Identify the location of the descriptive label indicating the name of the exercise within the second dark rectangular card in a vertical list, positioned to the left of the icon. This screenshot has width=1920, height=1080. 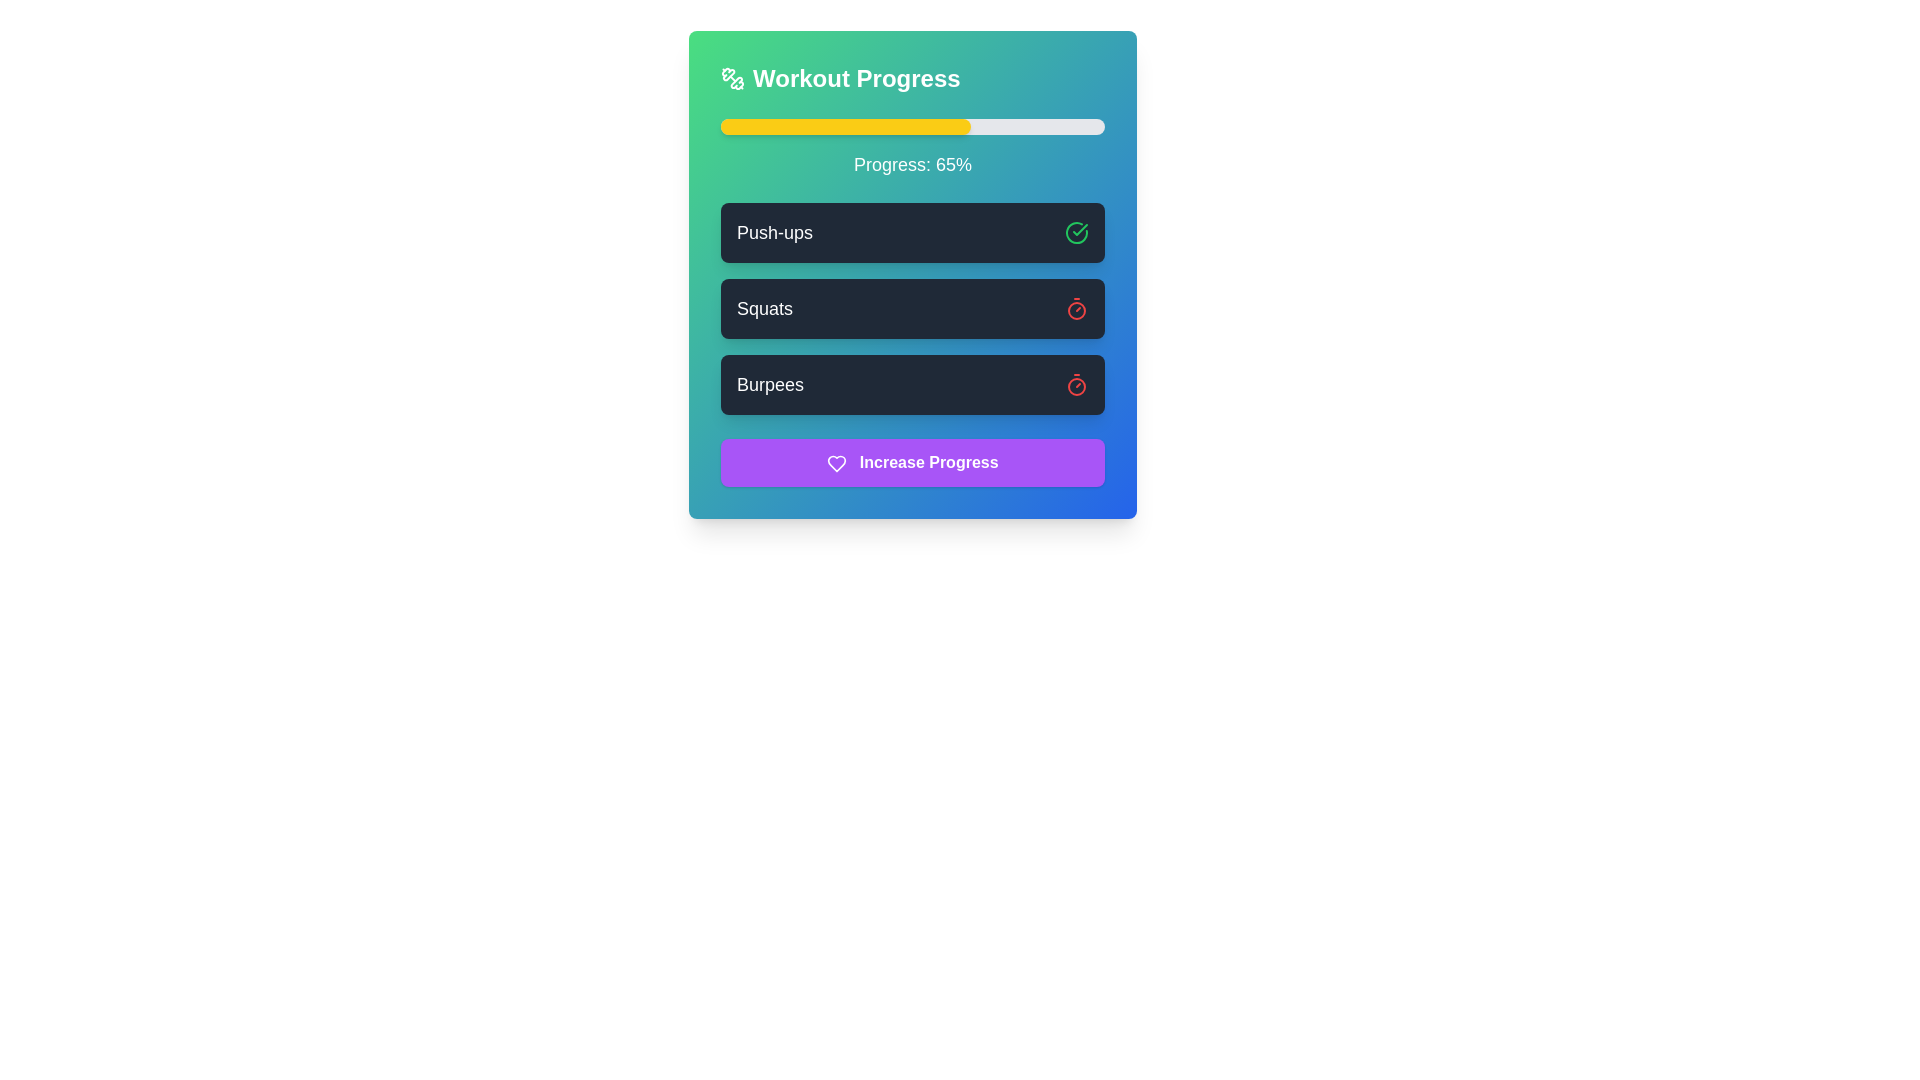
(763, 308).